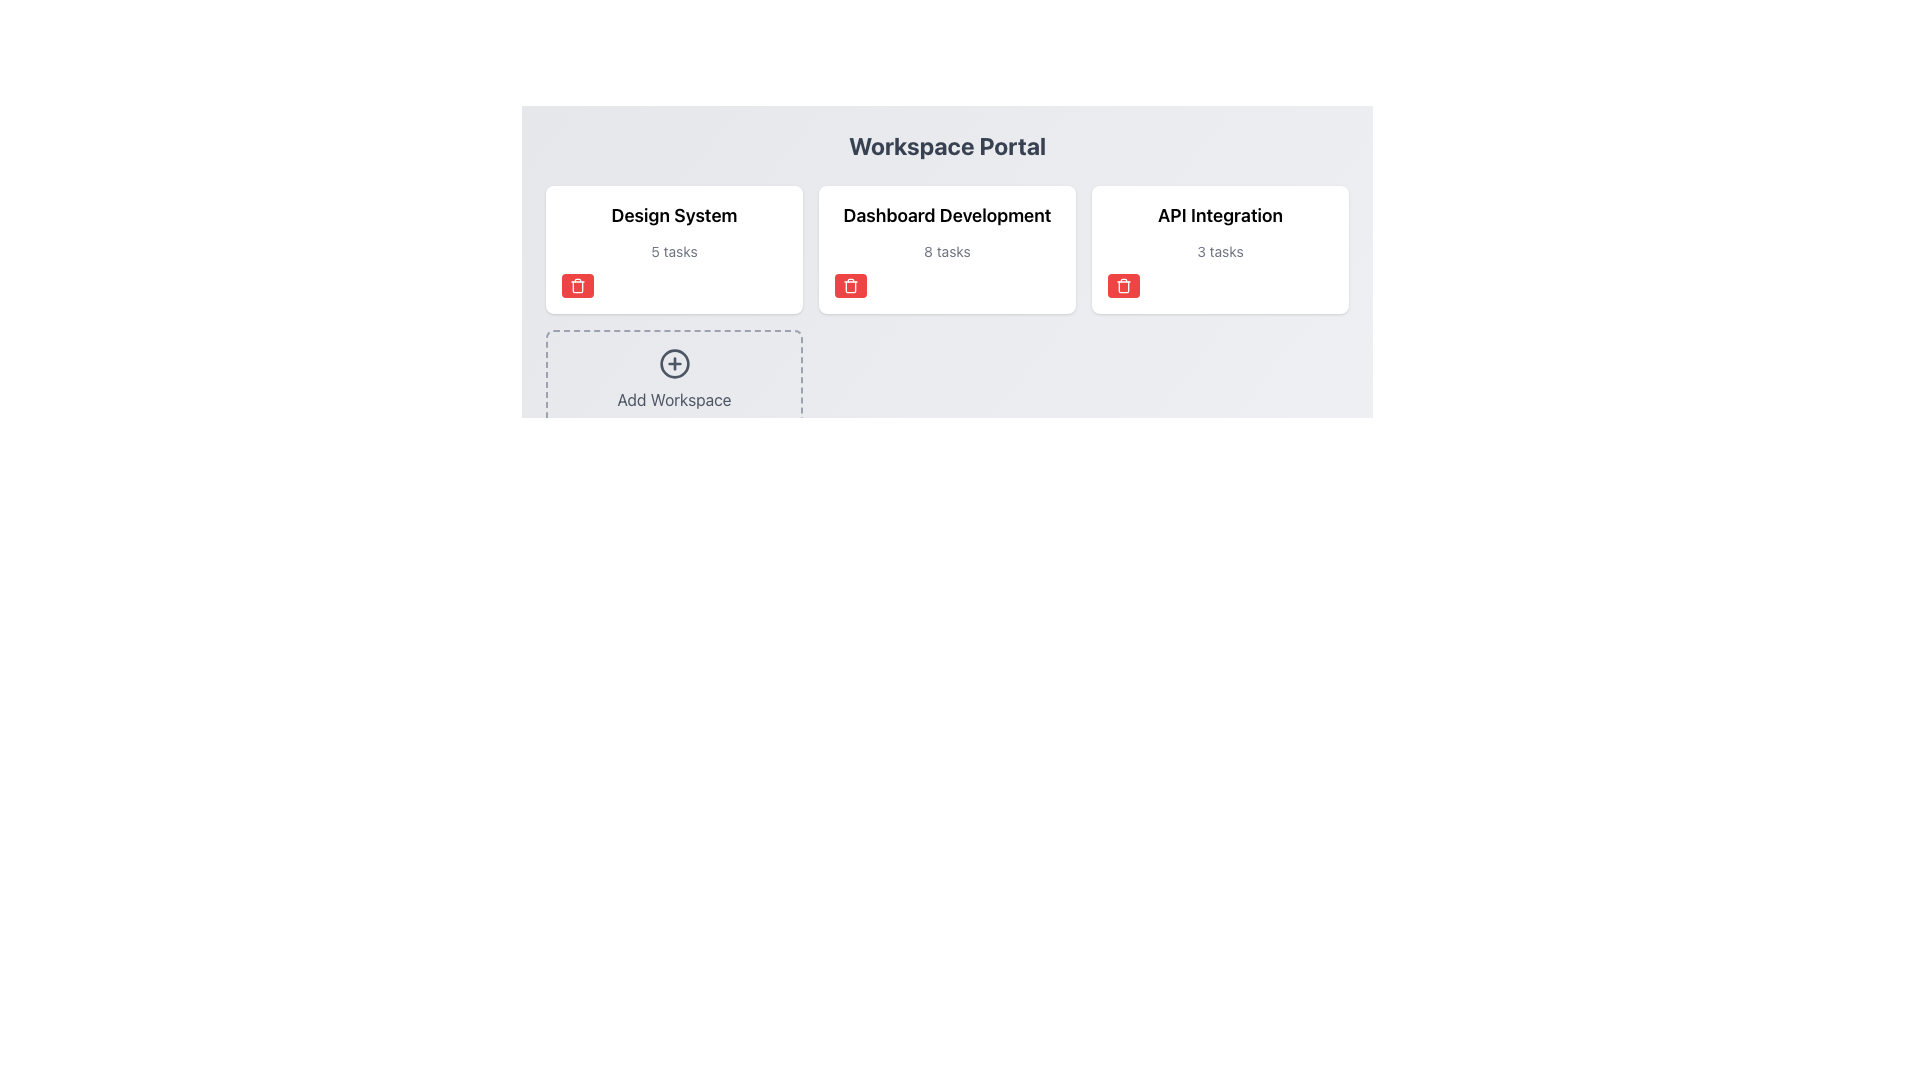  I want to click on the text label that reads 'API Integration', which is styled in large, bold font and positioned above the text '3 tasks', so click(1219, 216).